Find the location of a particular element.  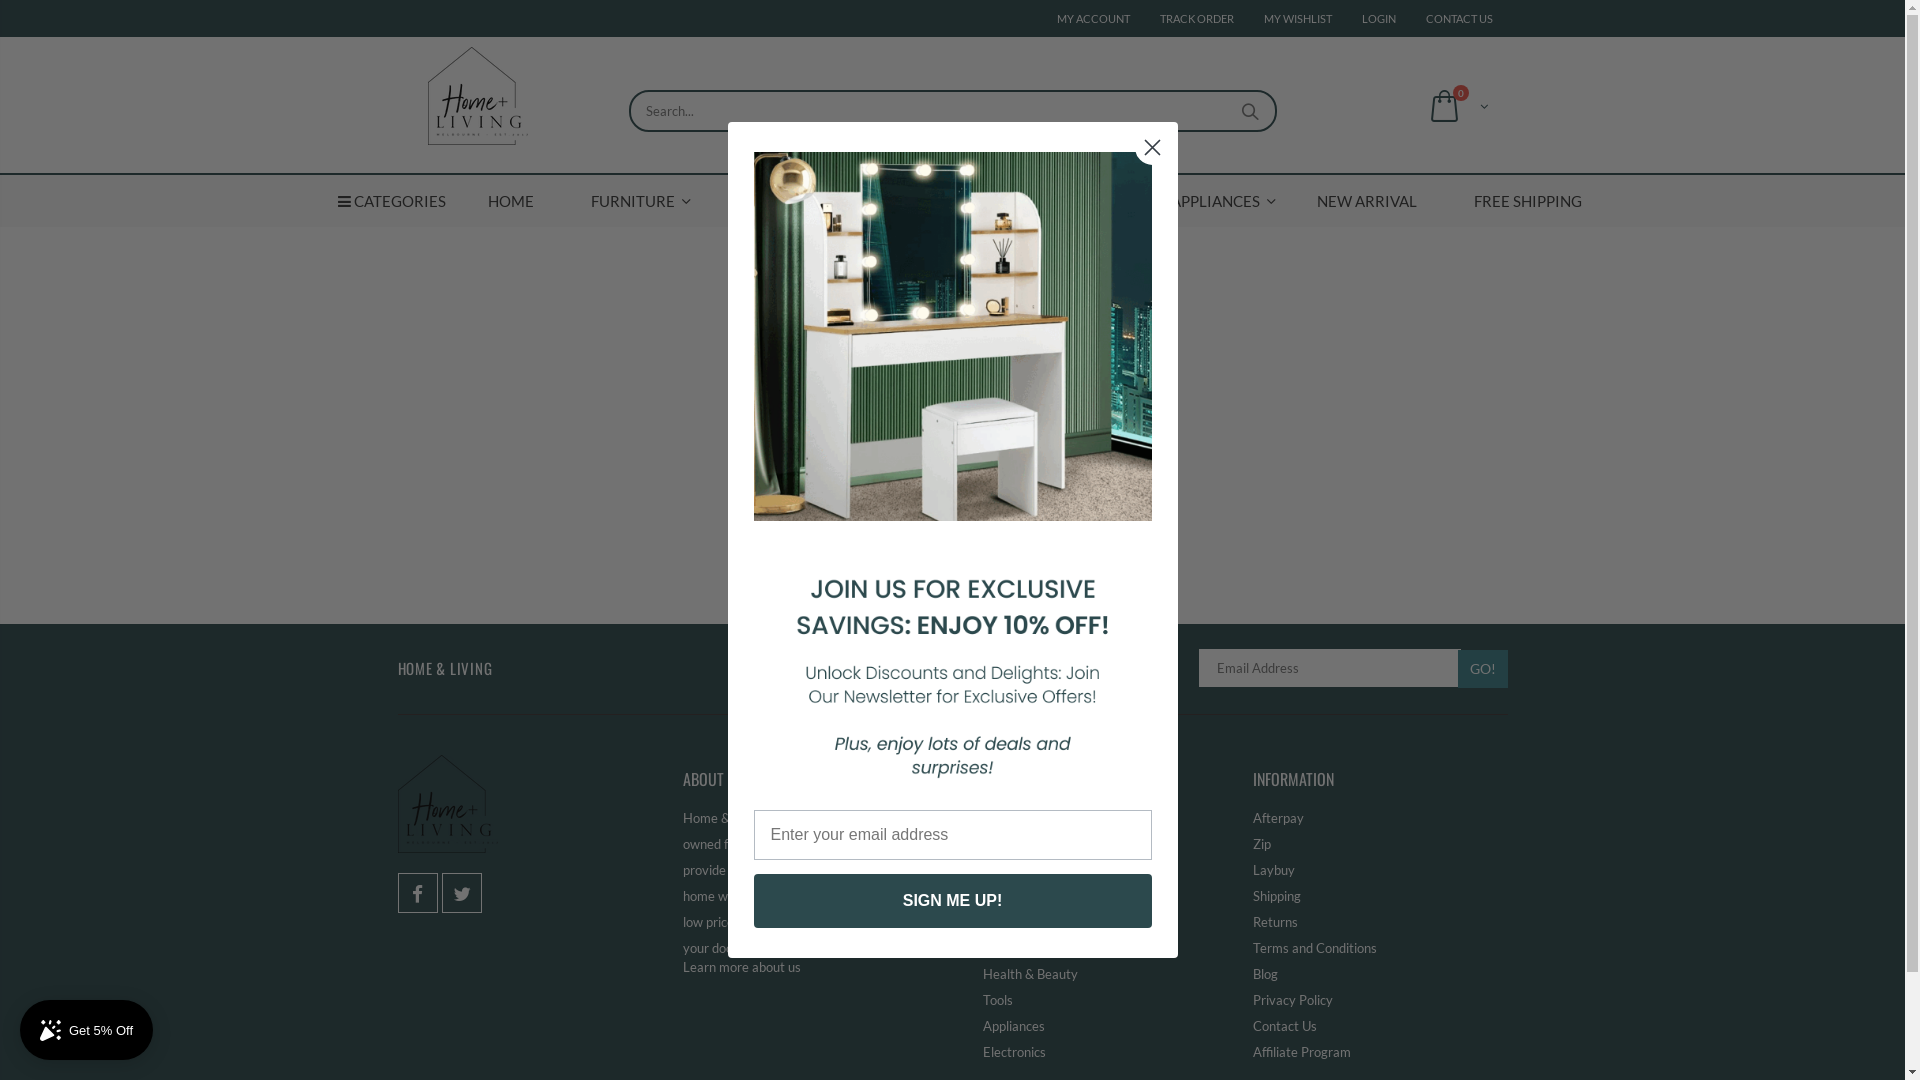

'Privacy Policy' is located at coordinates (1251, 999).